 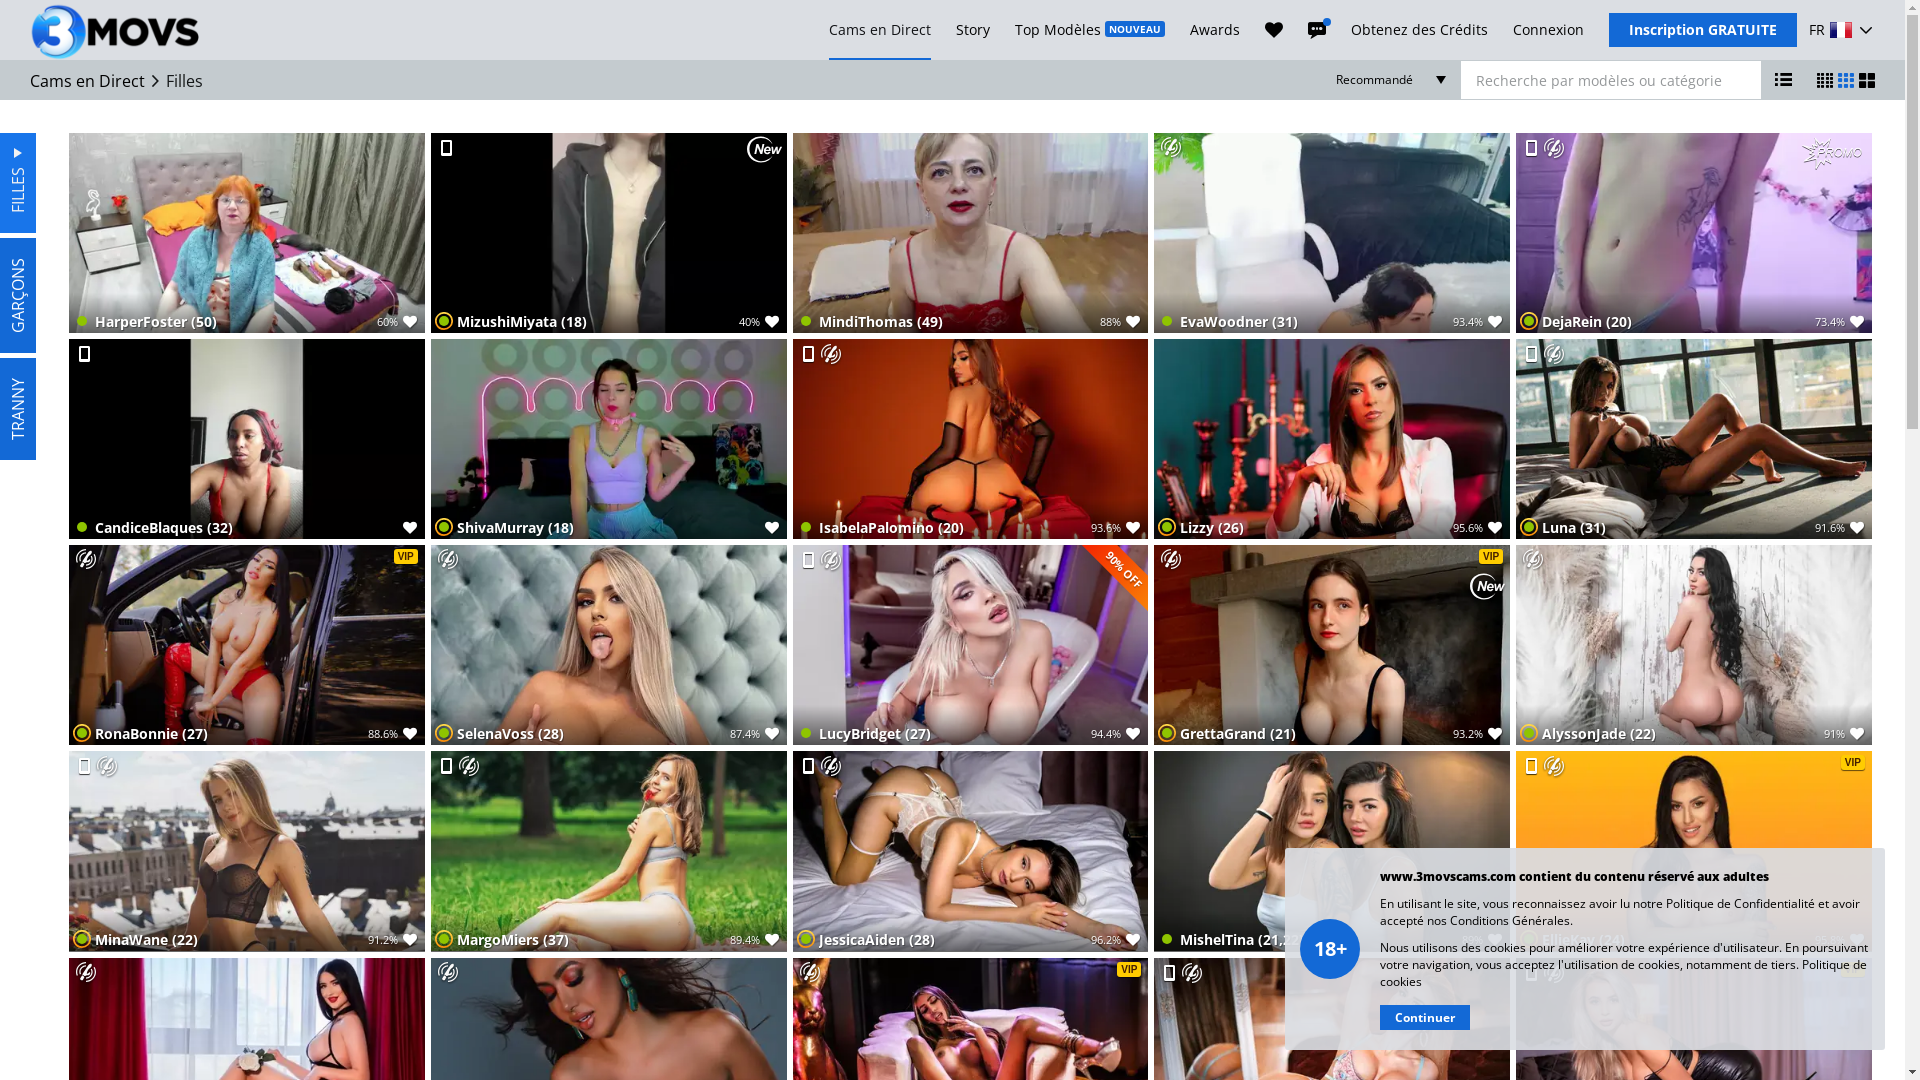 What do you see at coordinates (1547, 30) in the screenshot?
I see `'Connexion'` at bounding box center [1547, 30].